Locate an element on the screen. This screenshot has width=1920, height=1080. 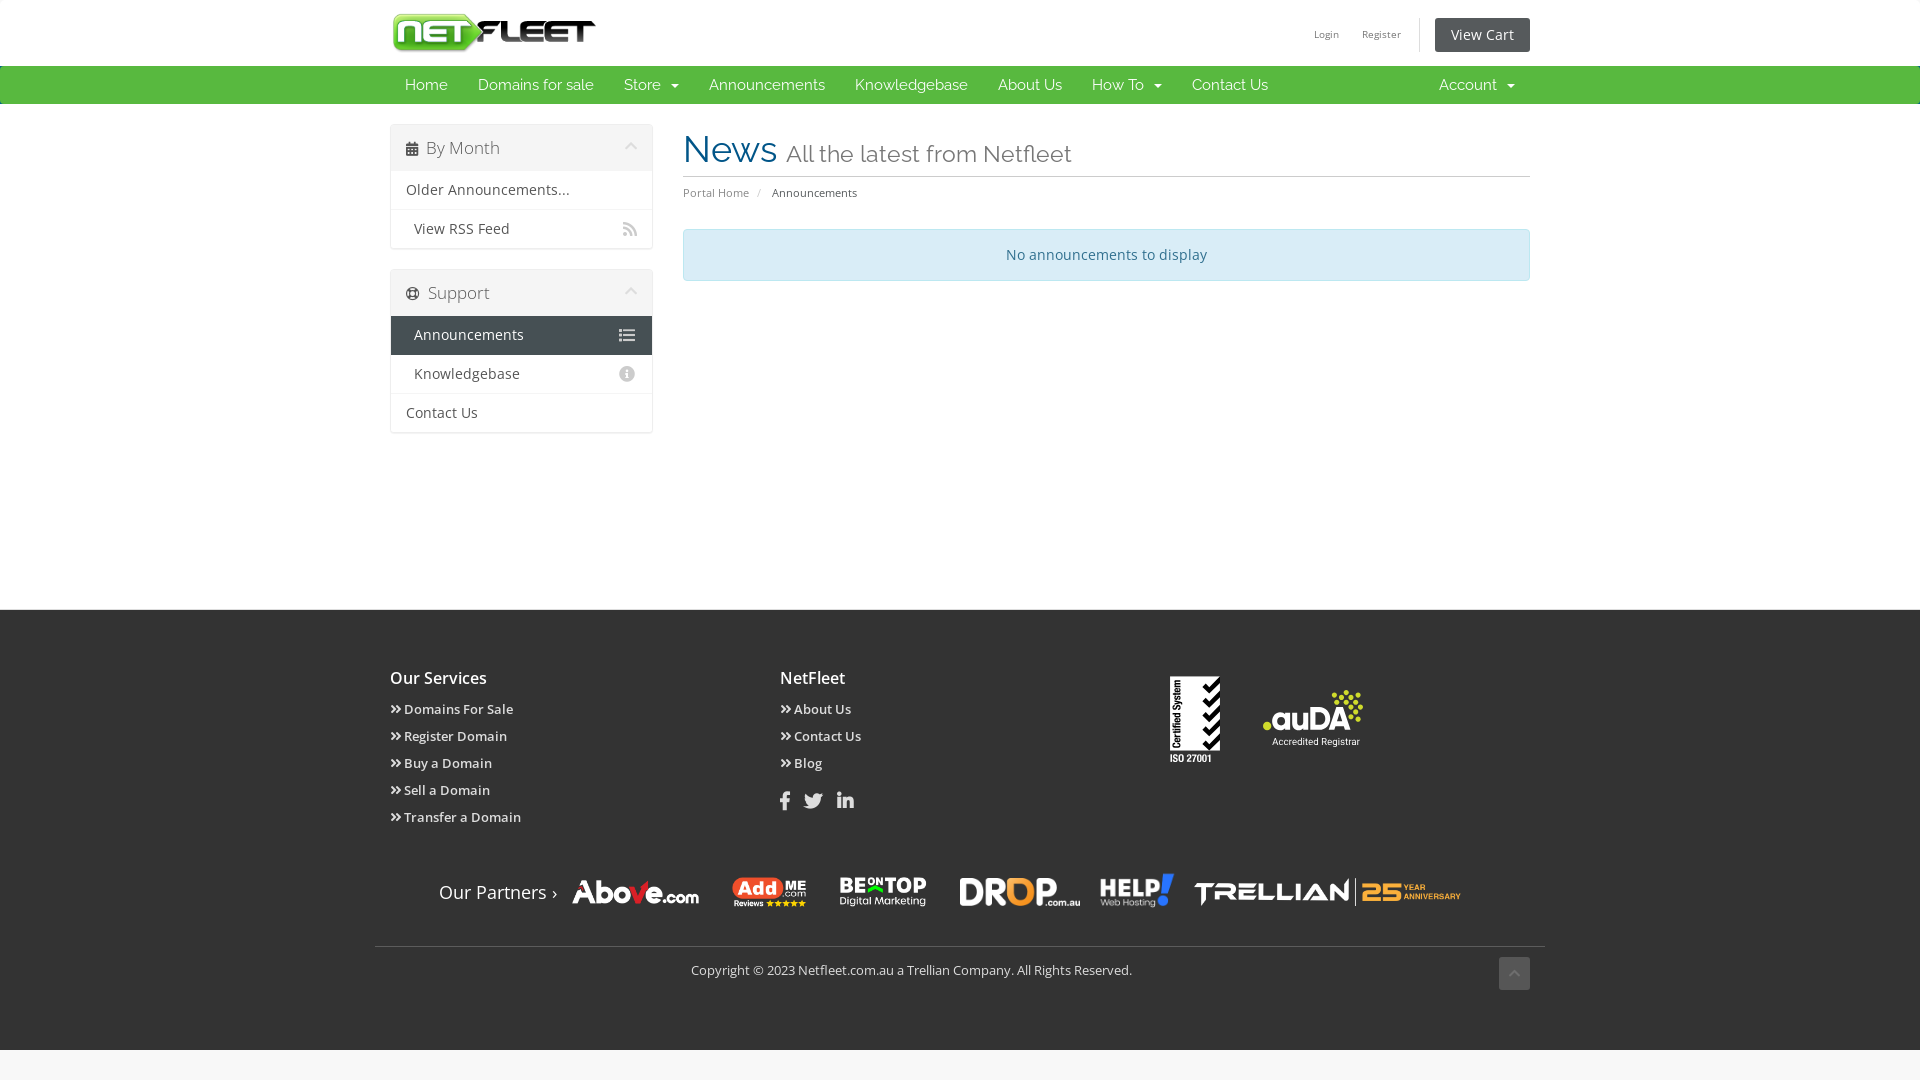
'  View RSS Feed' is located at coordinates (521, 227).